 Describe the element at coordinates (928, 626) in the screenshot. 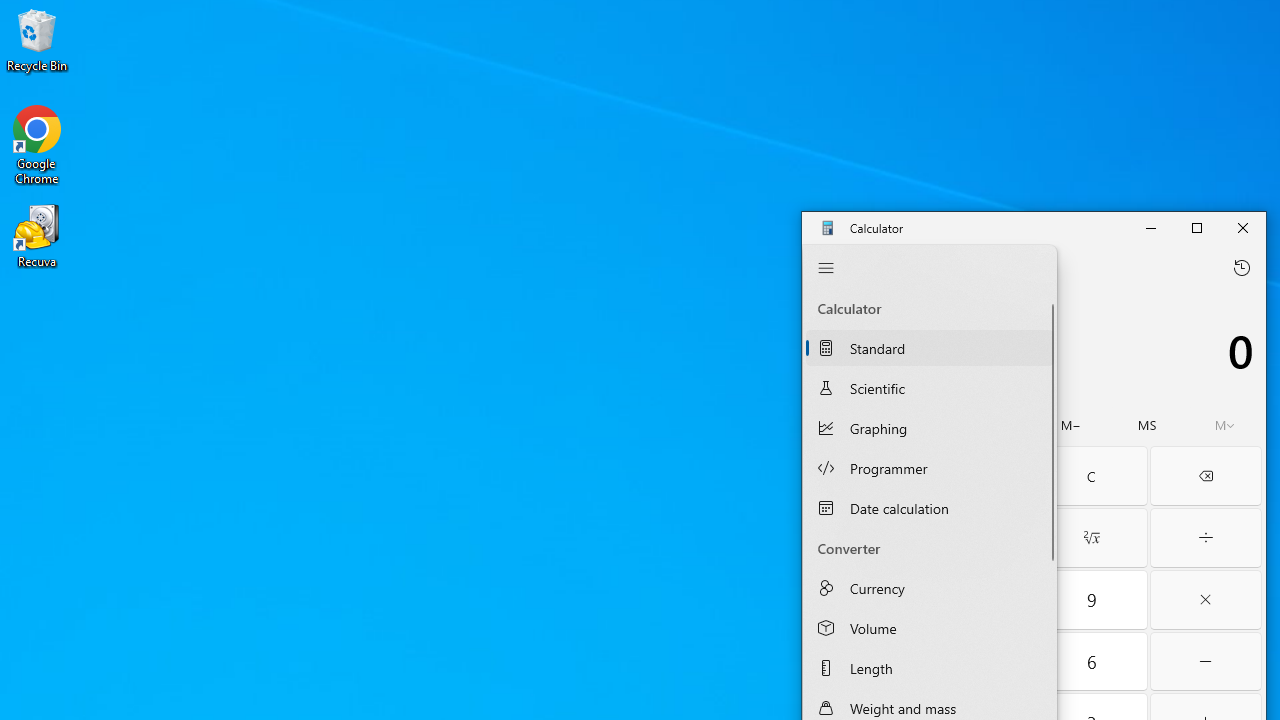

I see `'Volume Converter'` at that location.